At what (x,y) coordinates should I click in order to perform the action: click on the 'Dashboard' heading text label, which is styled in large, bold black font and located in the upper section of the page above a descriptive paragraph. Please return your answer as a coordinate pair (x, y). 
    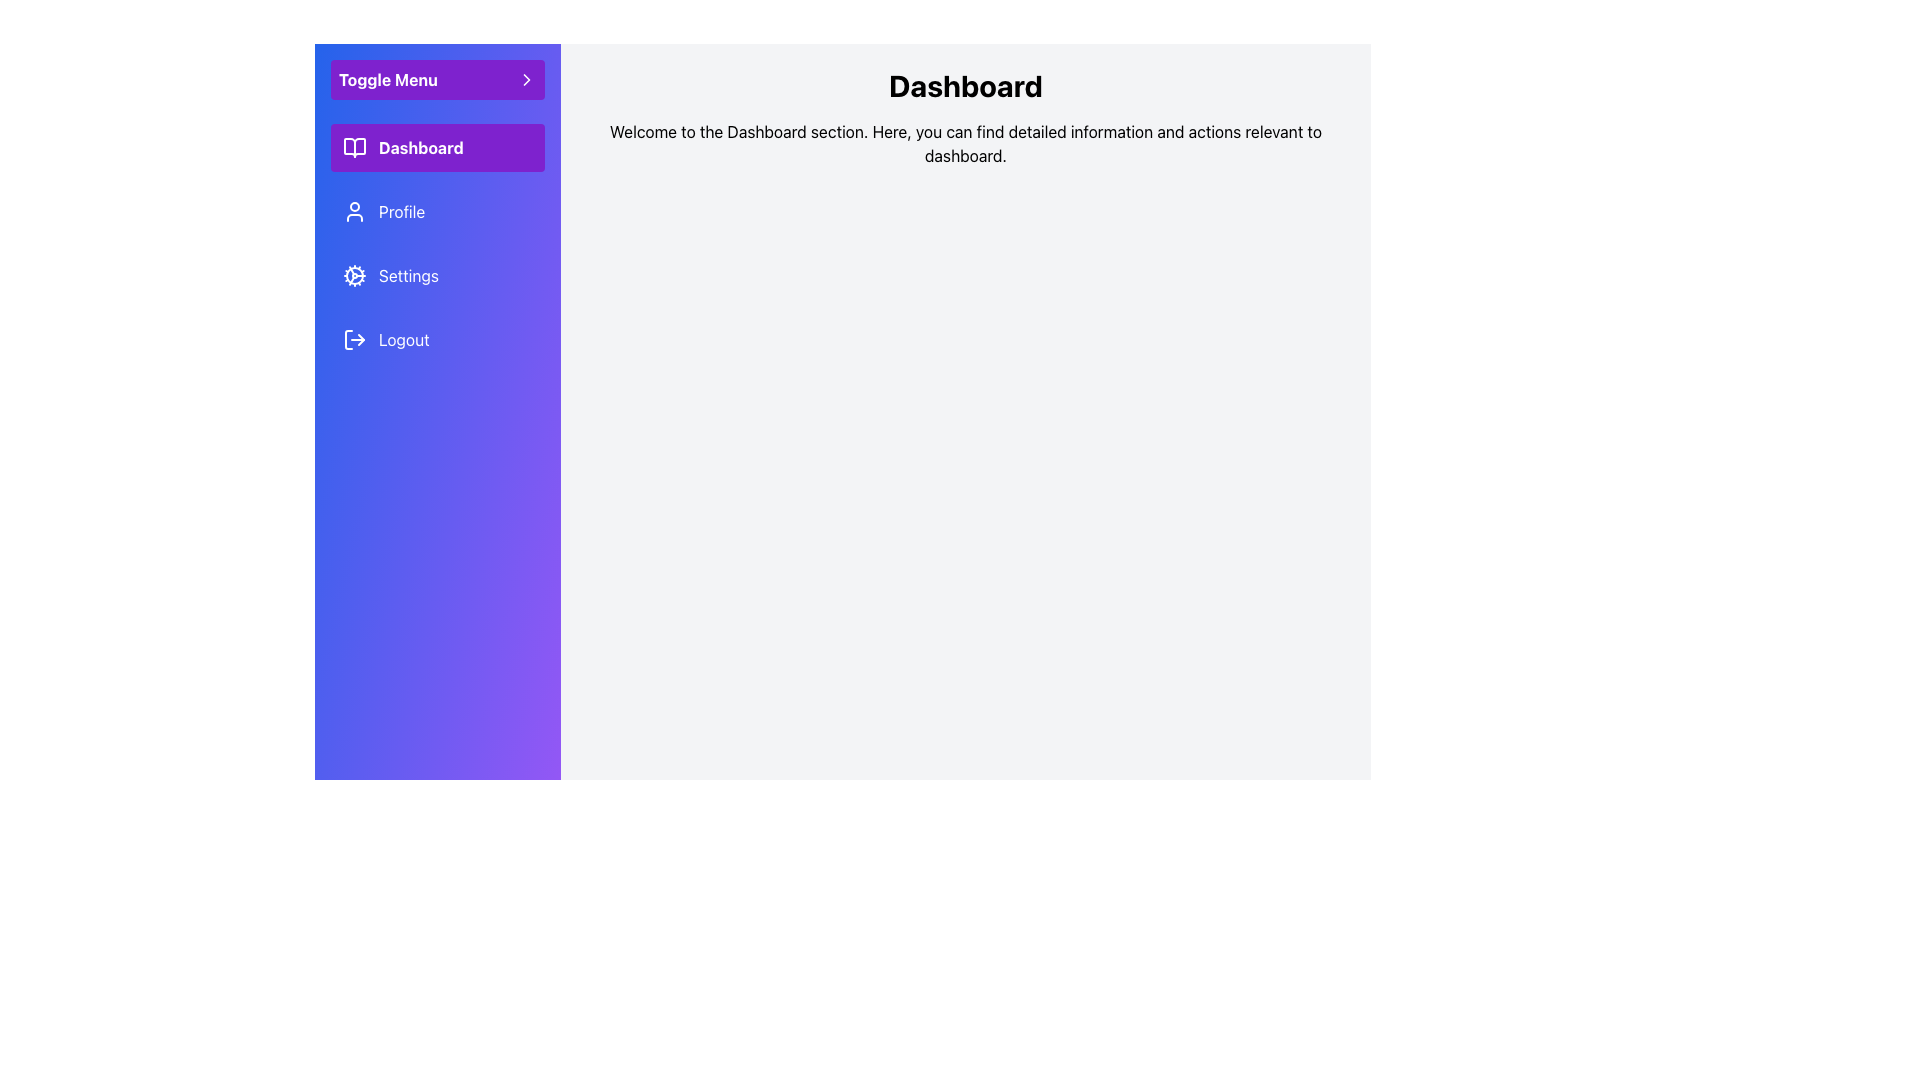
    Looking at the image, I should click on (965, 84).